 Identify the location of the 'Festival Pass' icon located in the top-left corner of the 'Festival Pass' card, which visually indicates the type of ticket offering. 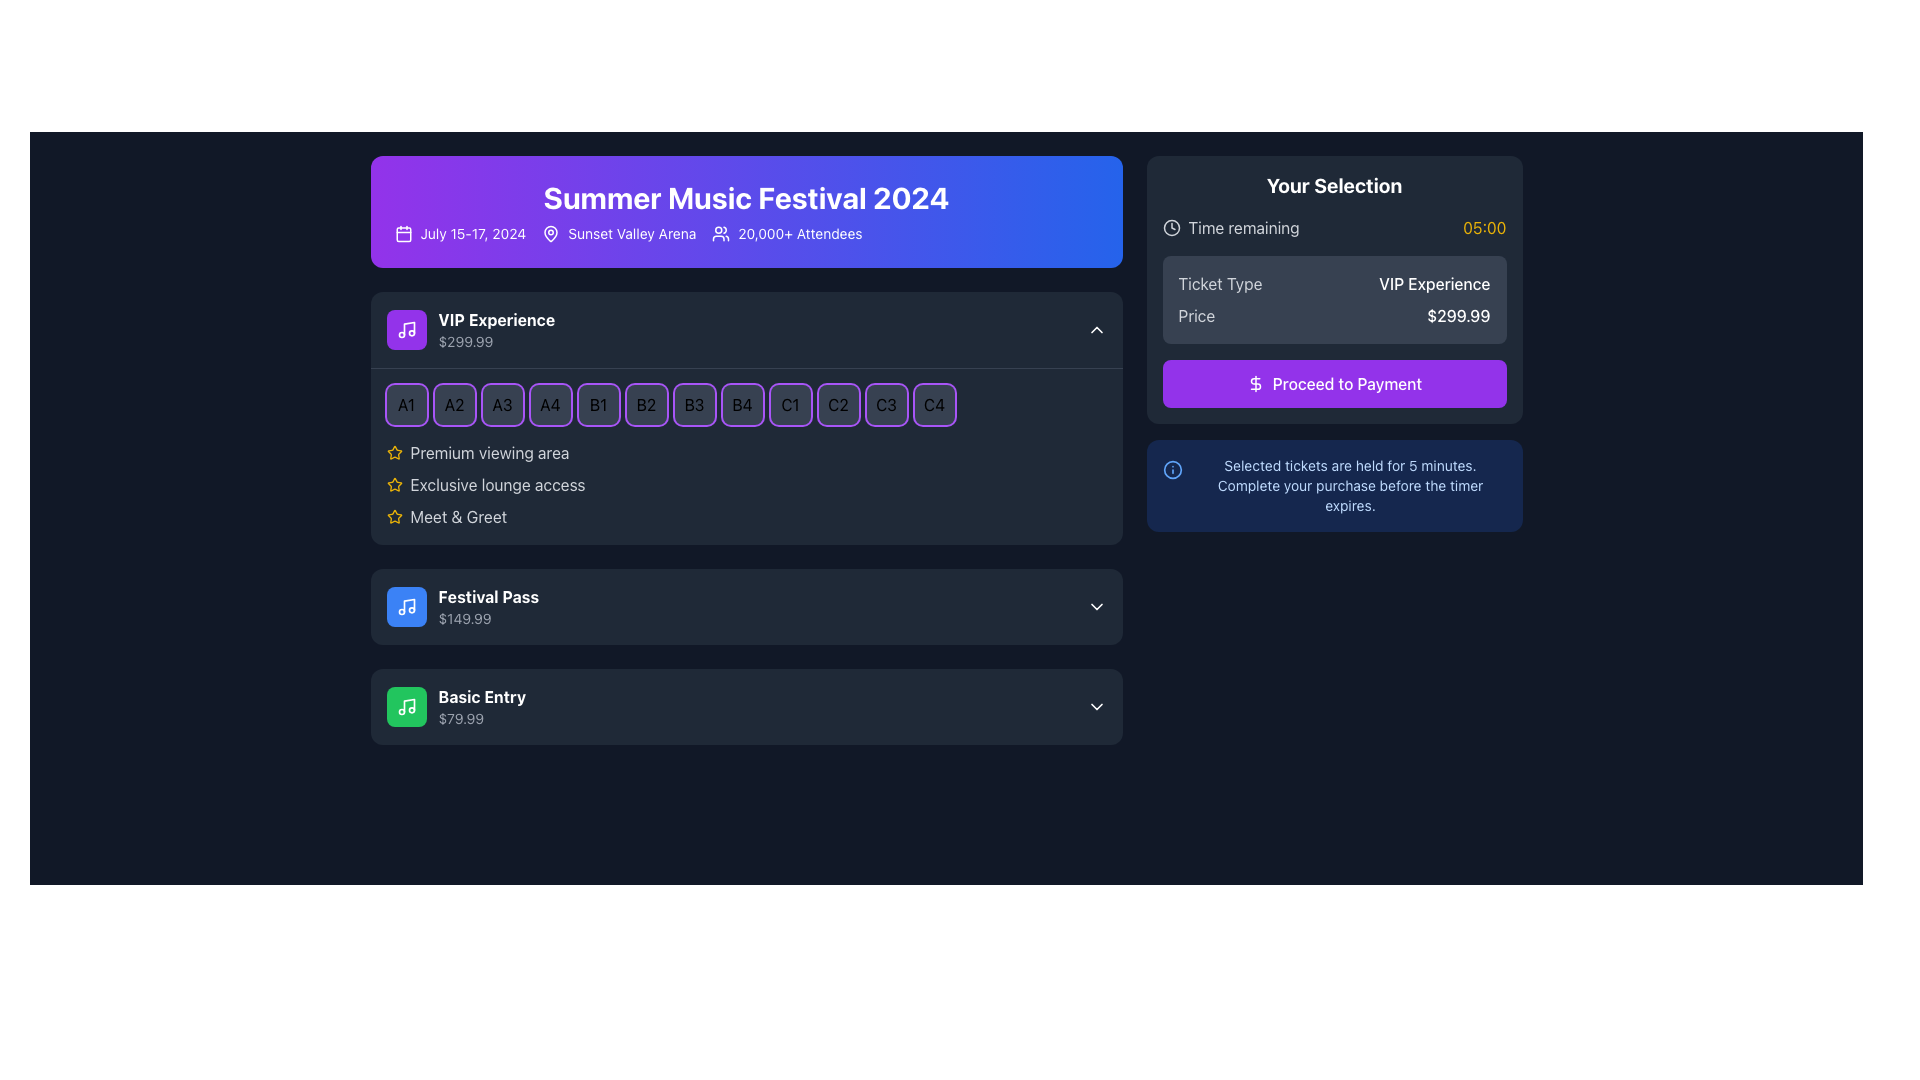
(405, 605).